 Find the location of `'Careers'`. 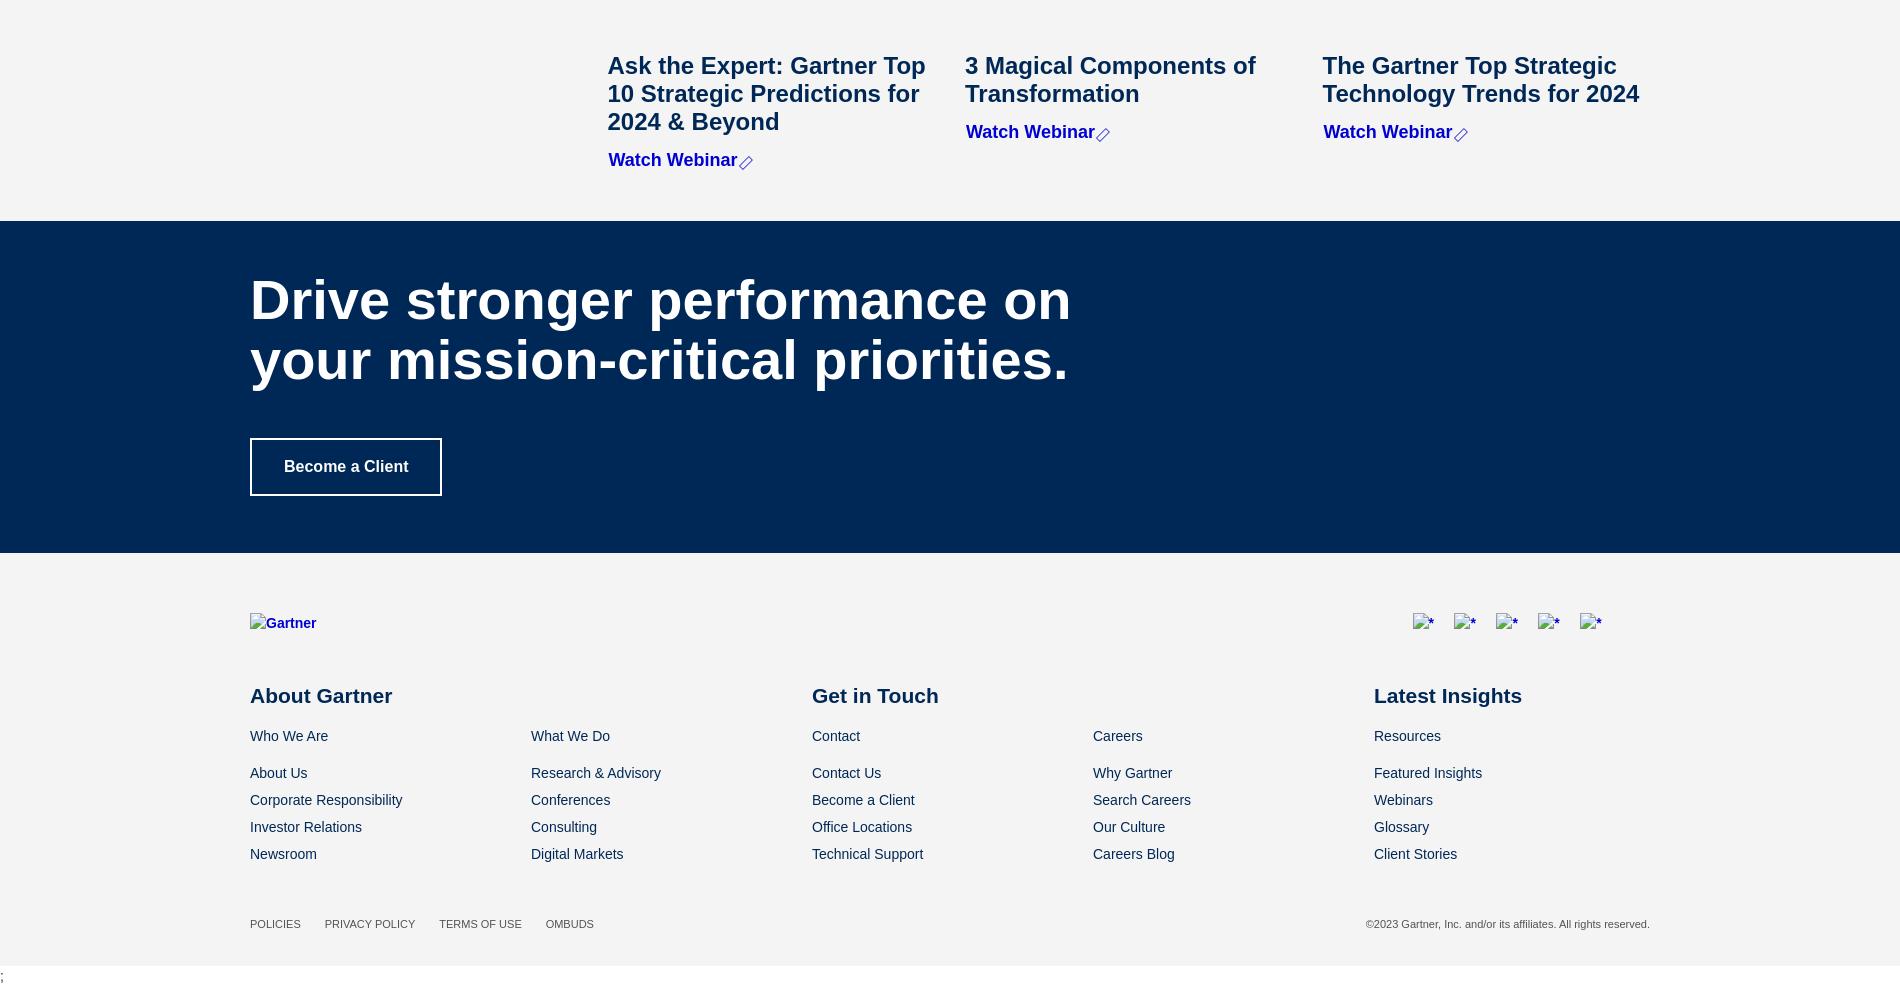

'Careers' is located at coordinates (1117, 735).